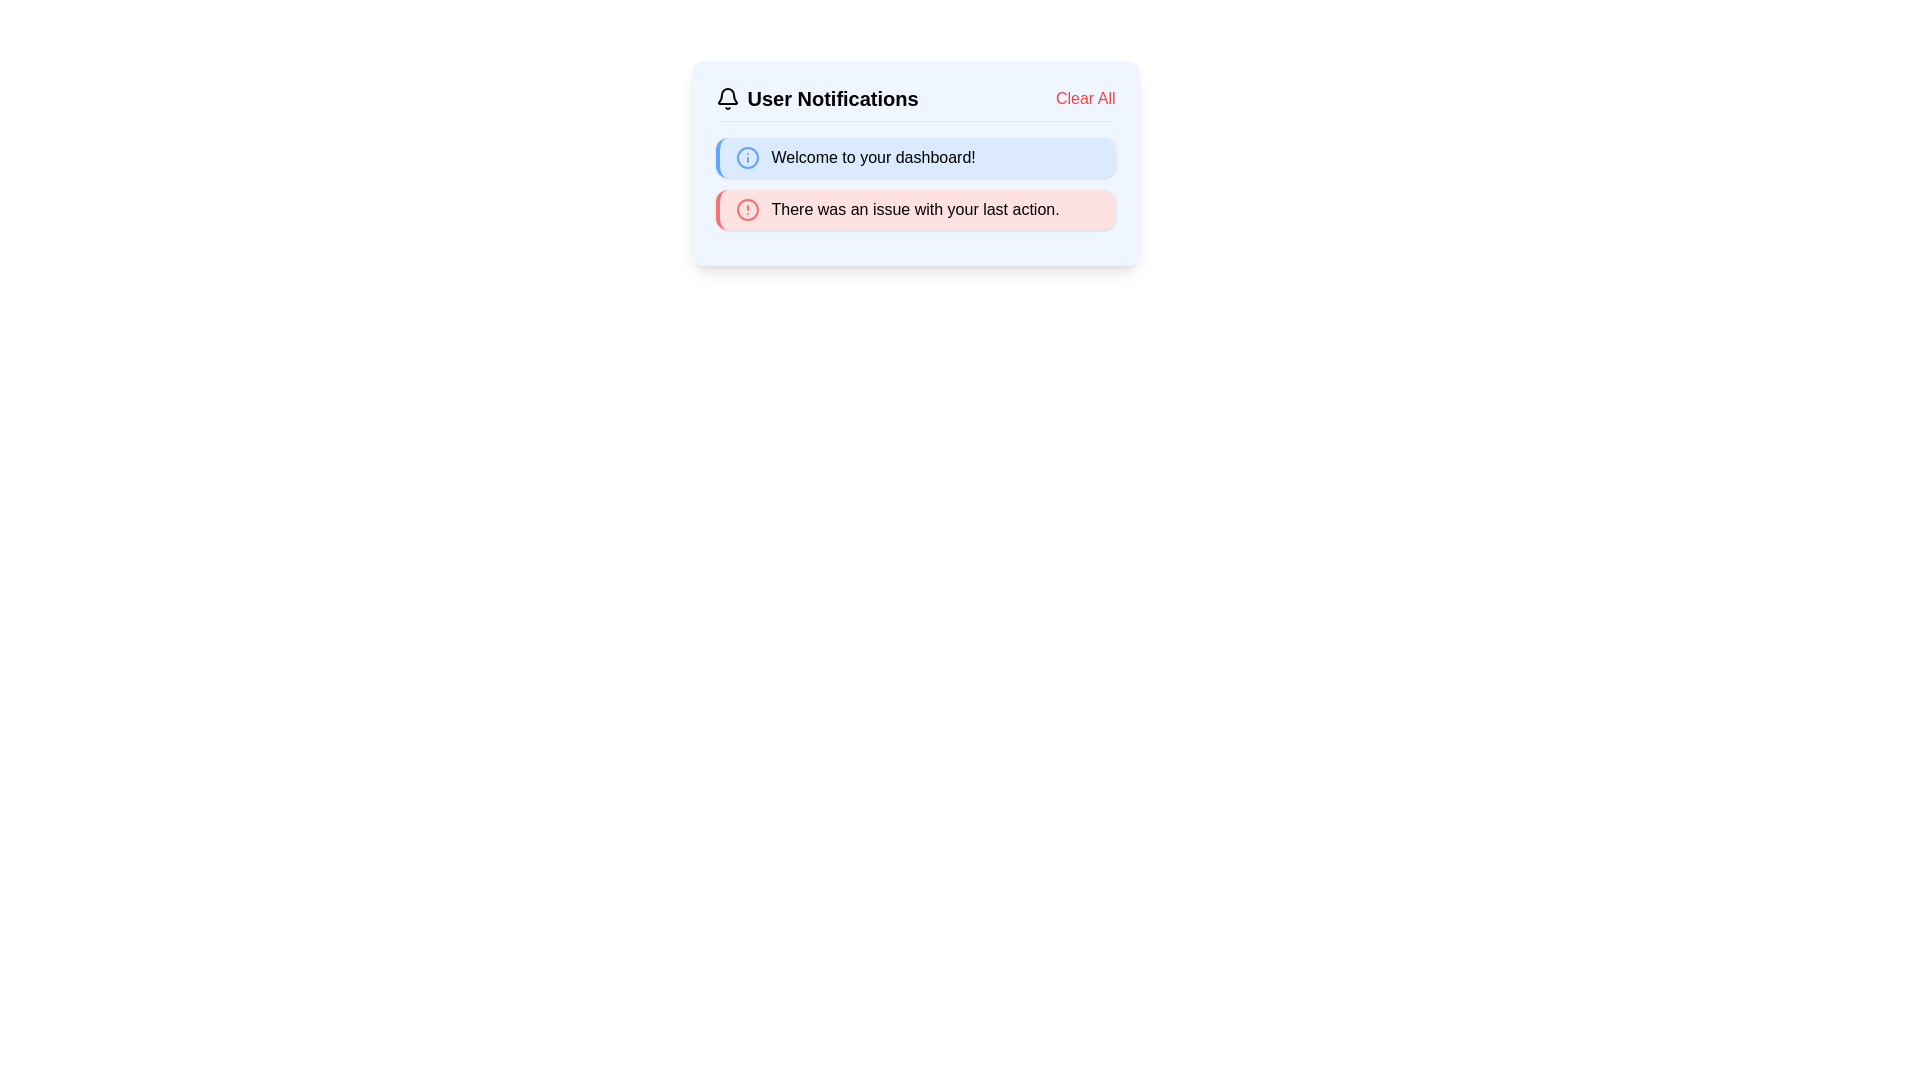  Describe the element at coordinates (873, 157) in the screenshot. I see `the purpose of the notification displayed` at that location.